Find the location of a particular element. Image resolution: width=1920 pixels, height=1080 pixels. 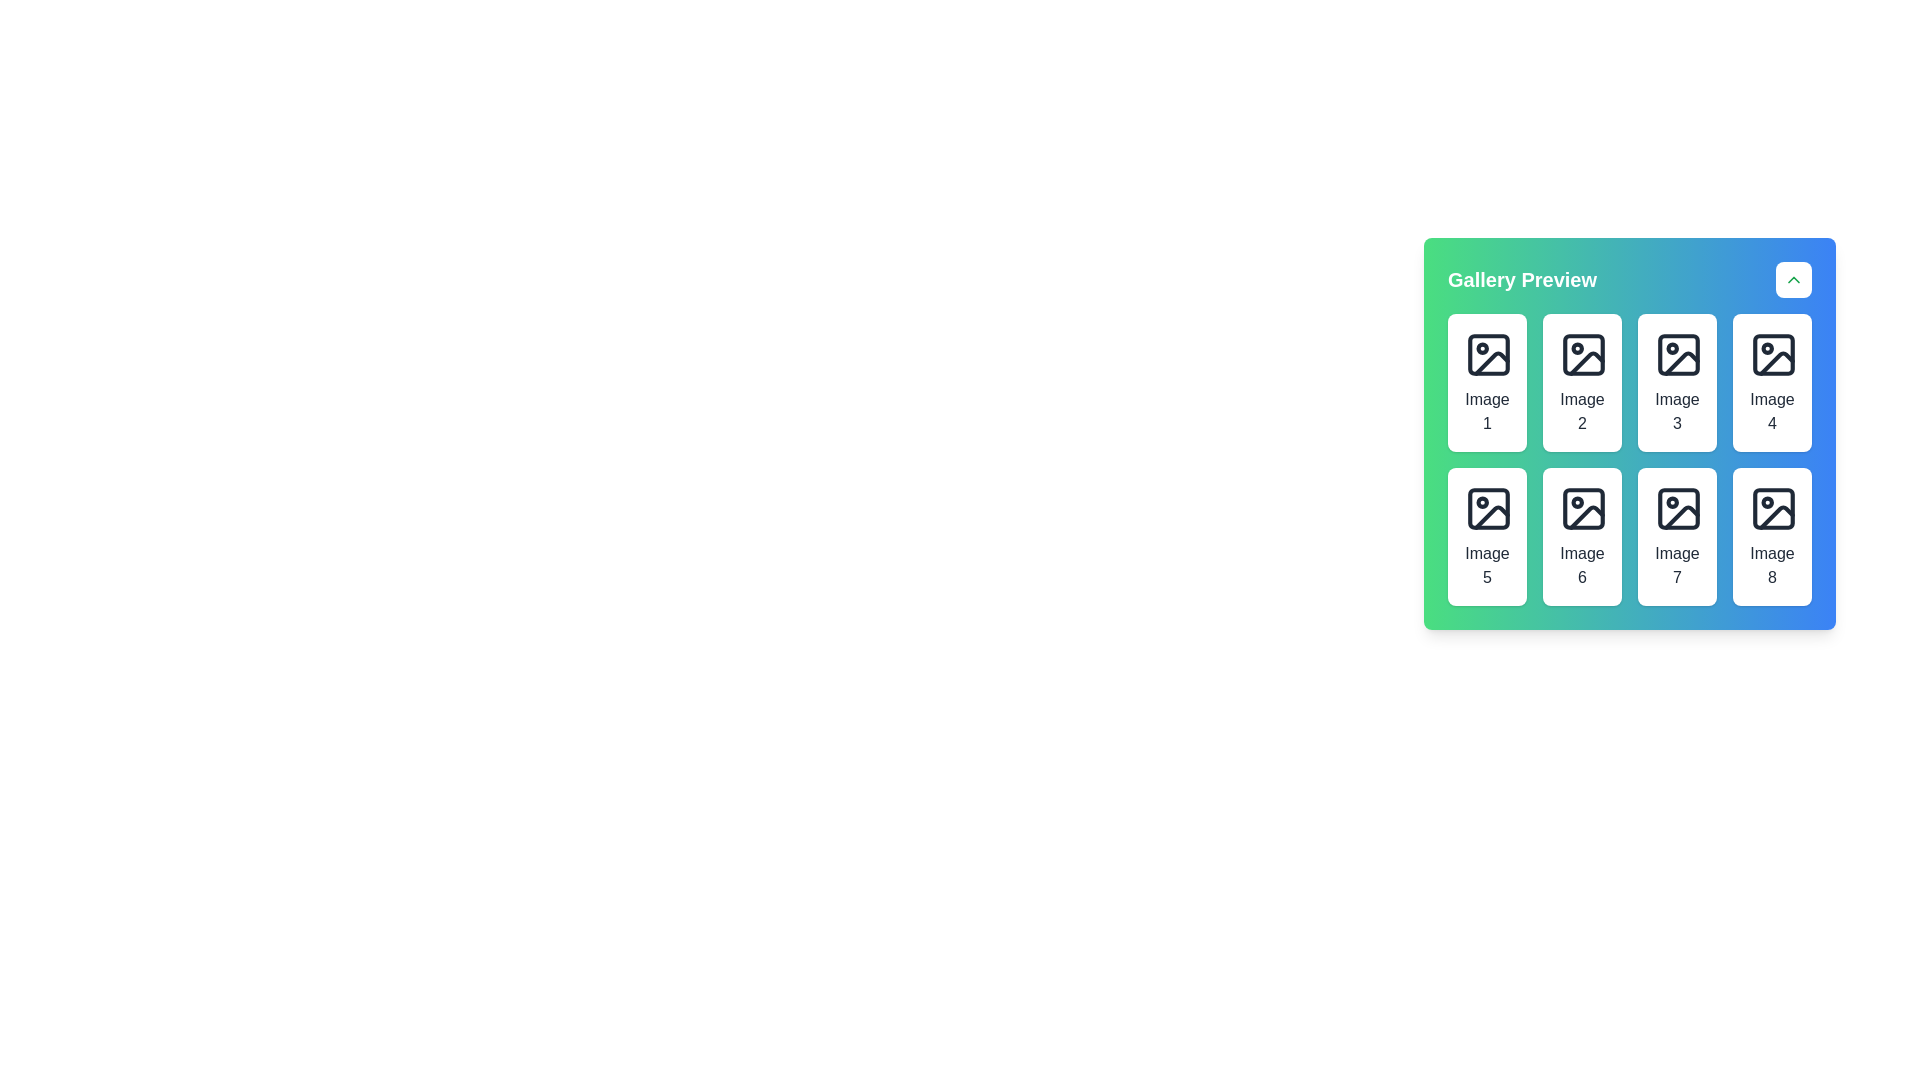

the rectangular graphical icon component located in the top-left corner of the image preview icon within the gallery preview section is located at coordinates (1488, 353).